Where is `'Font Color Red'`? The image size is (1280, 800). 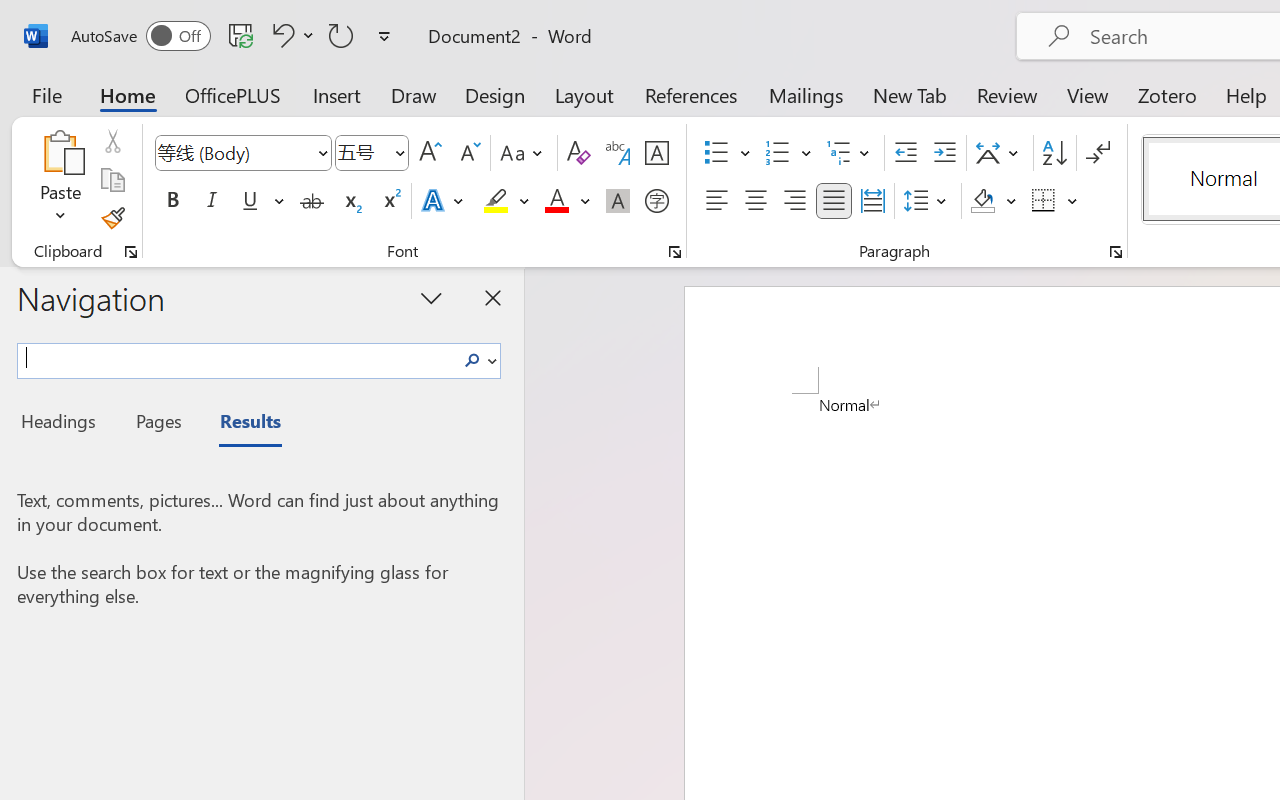 'Font Color Red' is located at coordinates (556, 201).